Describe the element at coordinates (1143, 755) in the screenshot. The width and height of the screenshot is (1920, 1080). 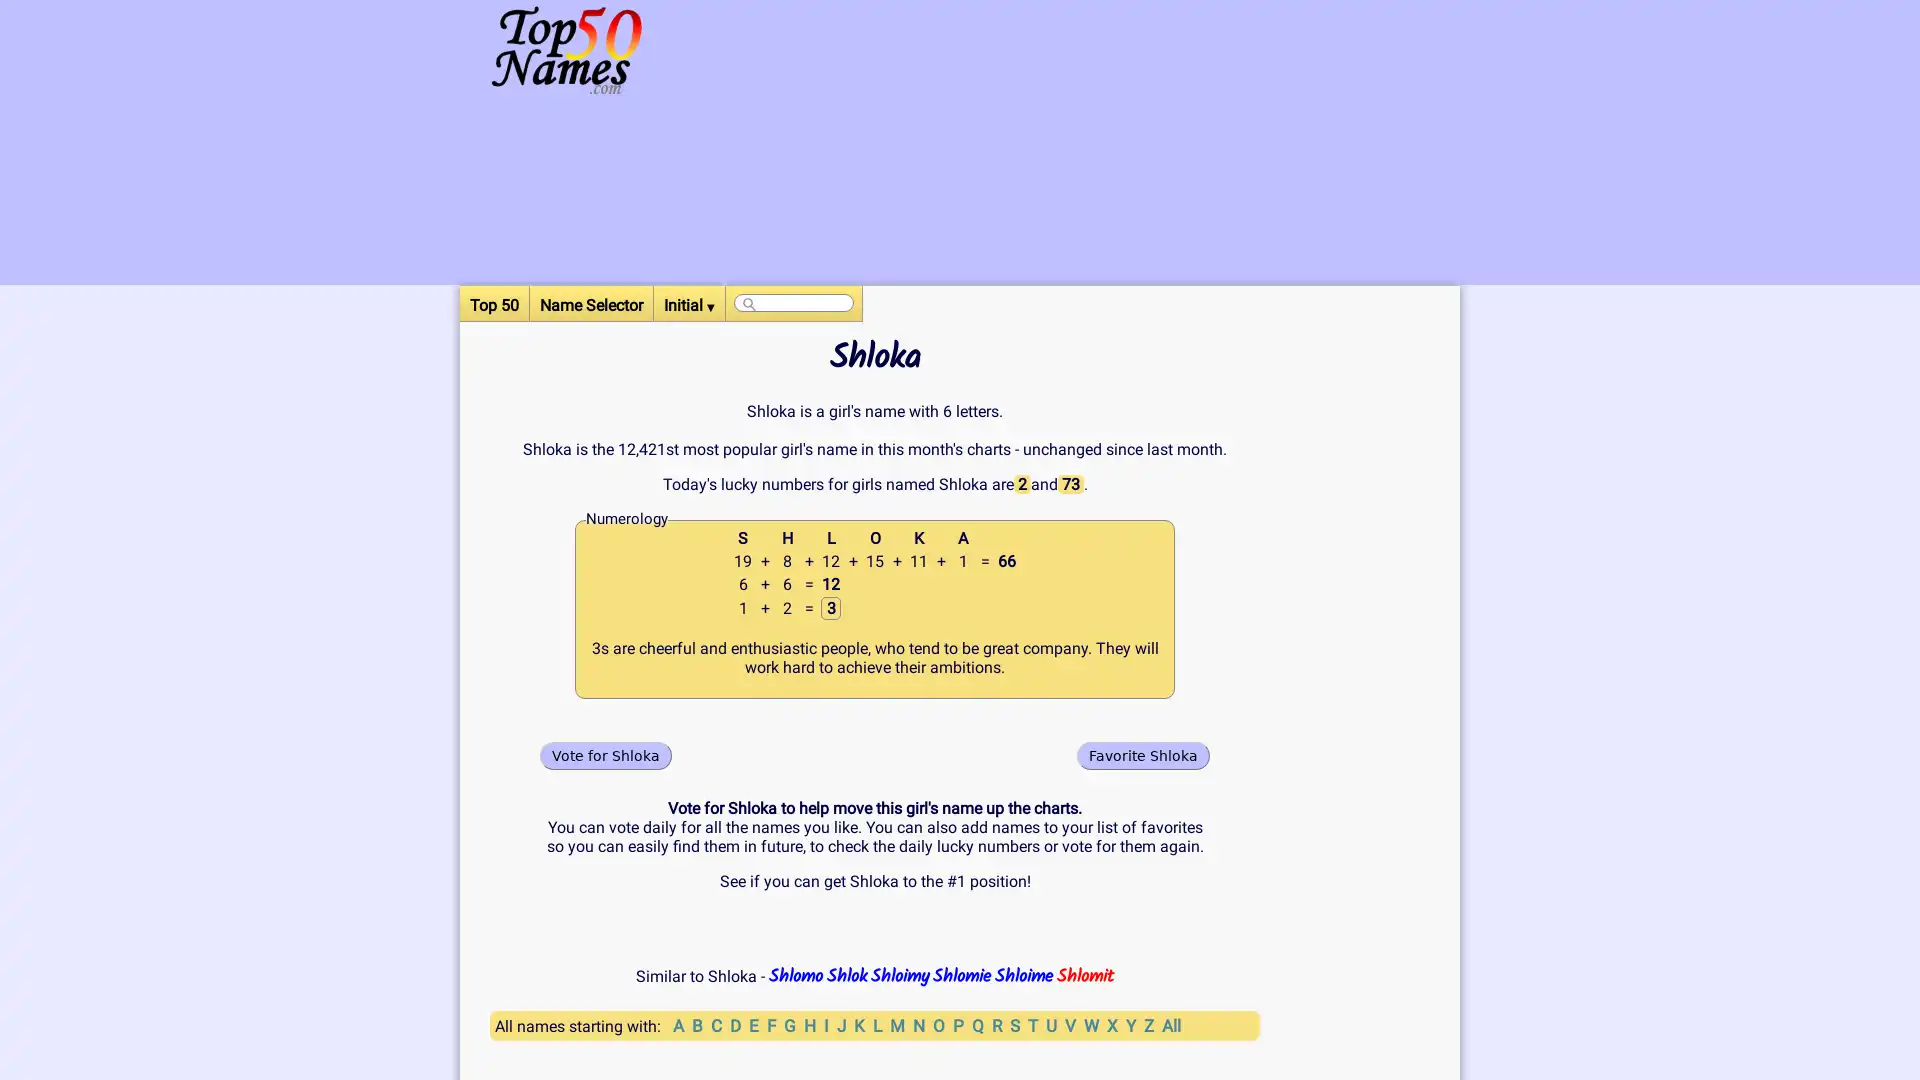
I see `Favorite Shloka` at that location.